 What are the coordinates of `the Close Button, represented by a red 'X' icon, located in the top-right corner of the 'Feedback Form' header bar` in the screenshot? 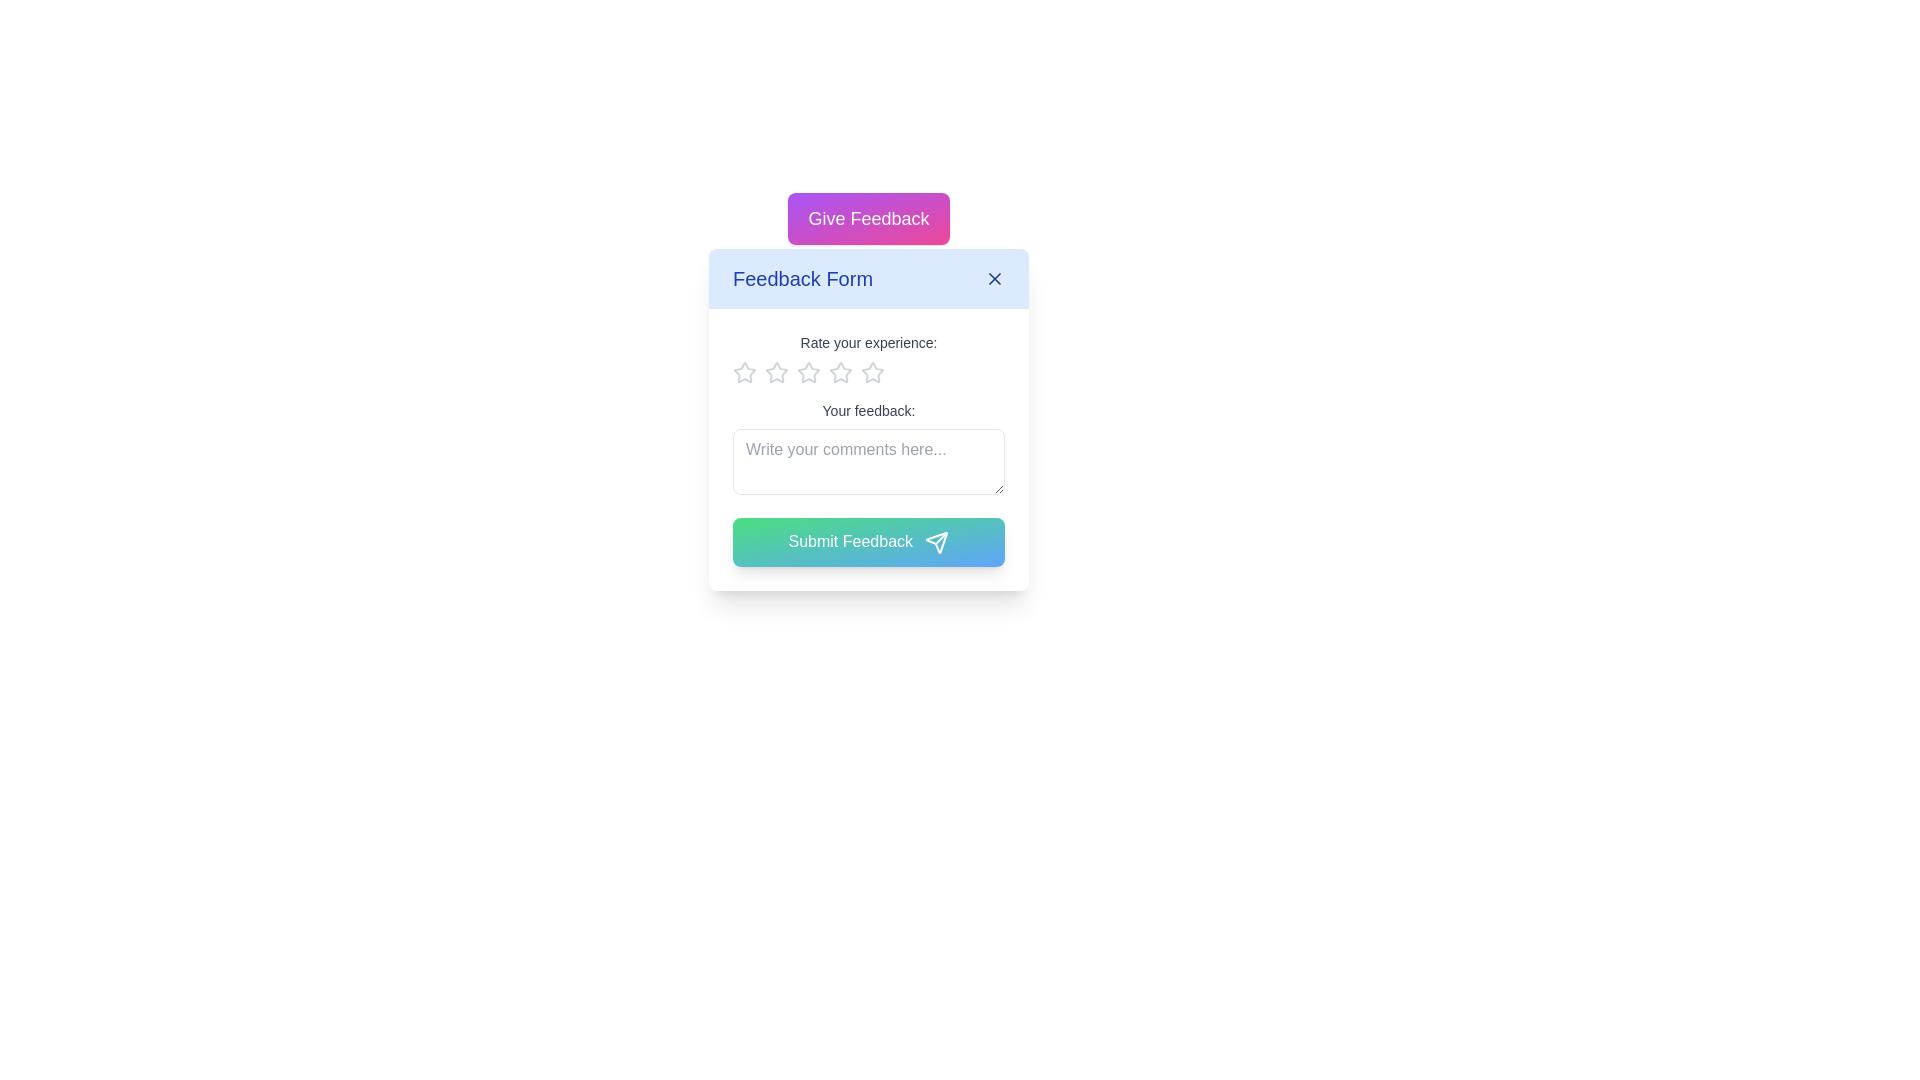 It's located at (994, 278).